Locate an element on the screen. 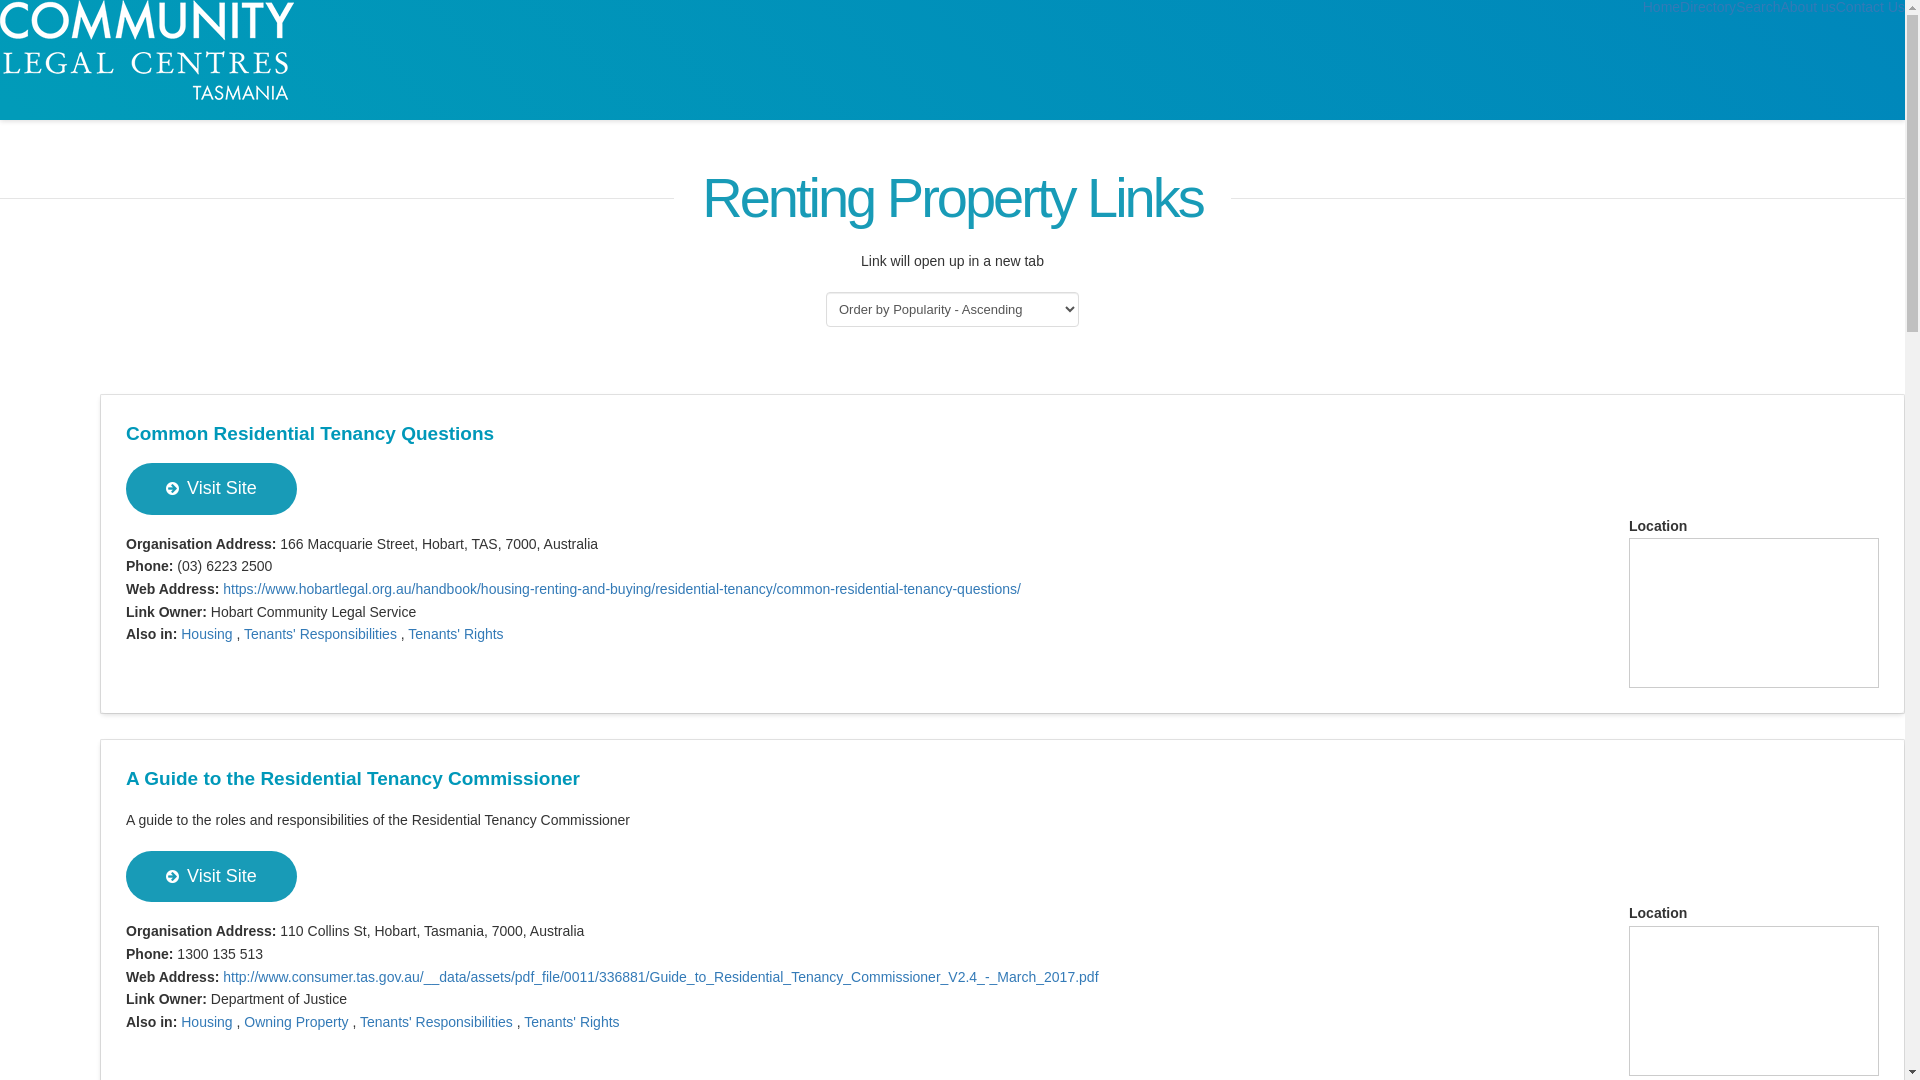  'About us' is located at coordinates (1780, 7).